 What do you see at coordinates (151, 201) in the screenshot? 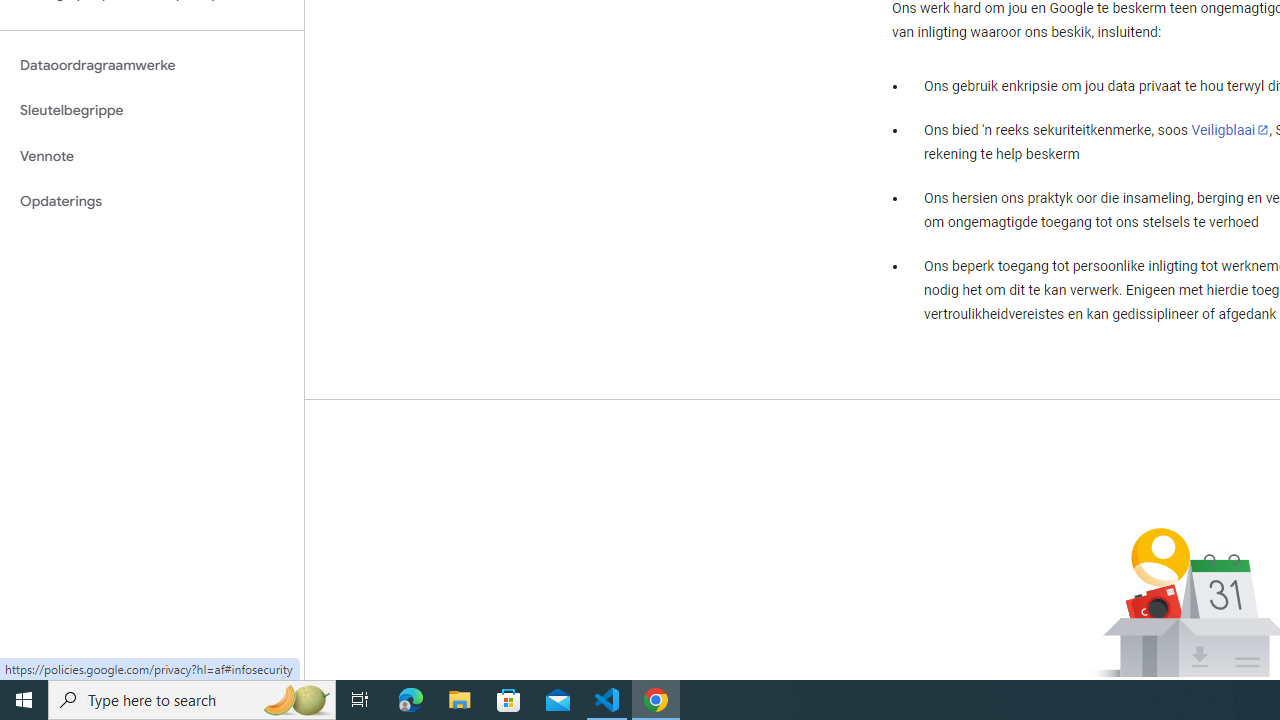
I see `'Opdaterings'` at bounding box center [151, 201].